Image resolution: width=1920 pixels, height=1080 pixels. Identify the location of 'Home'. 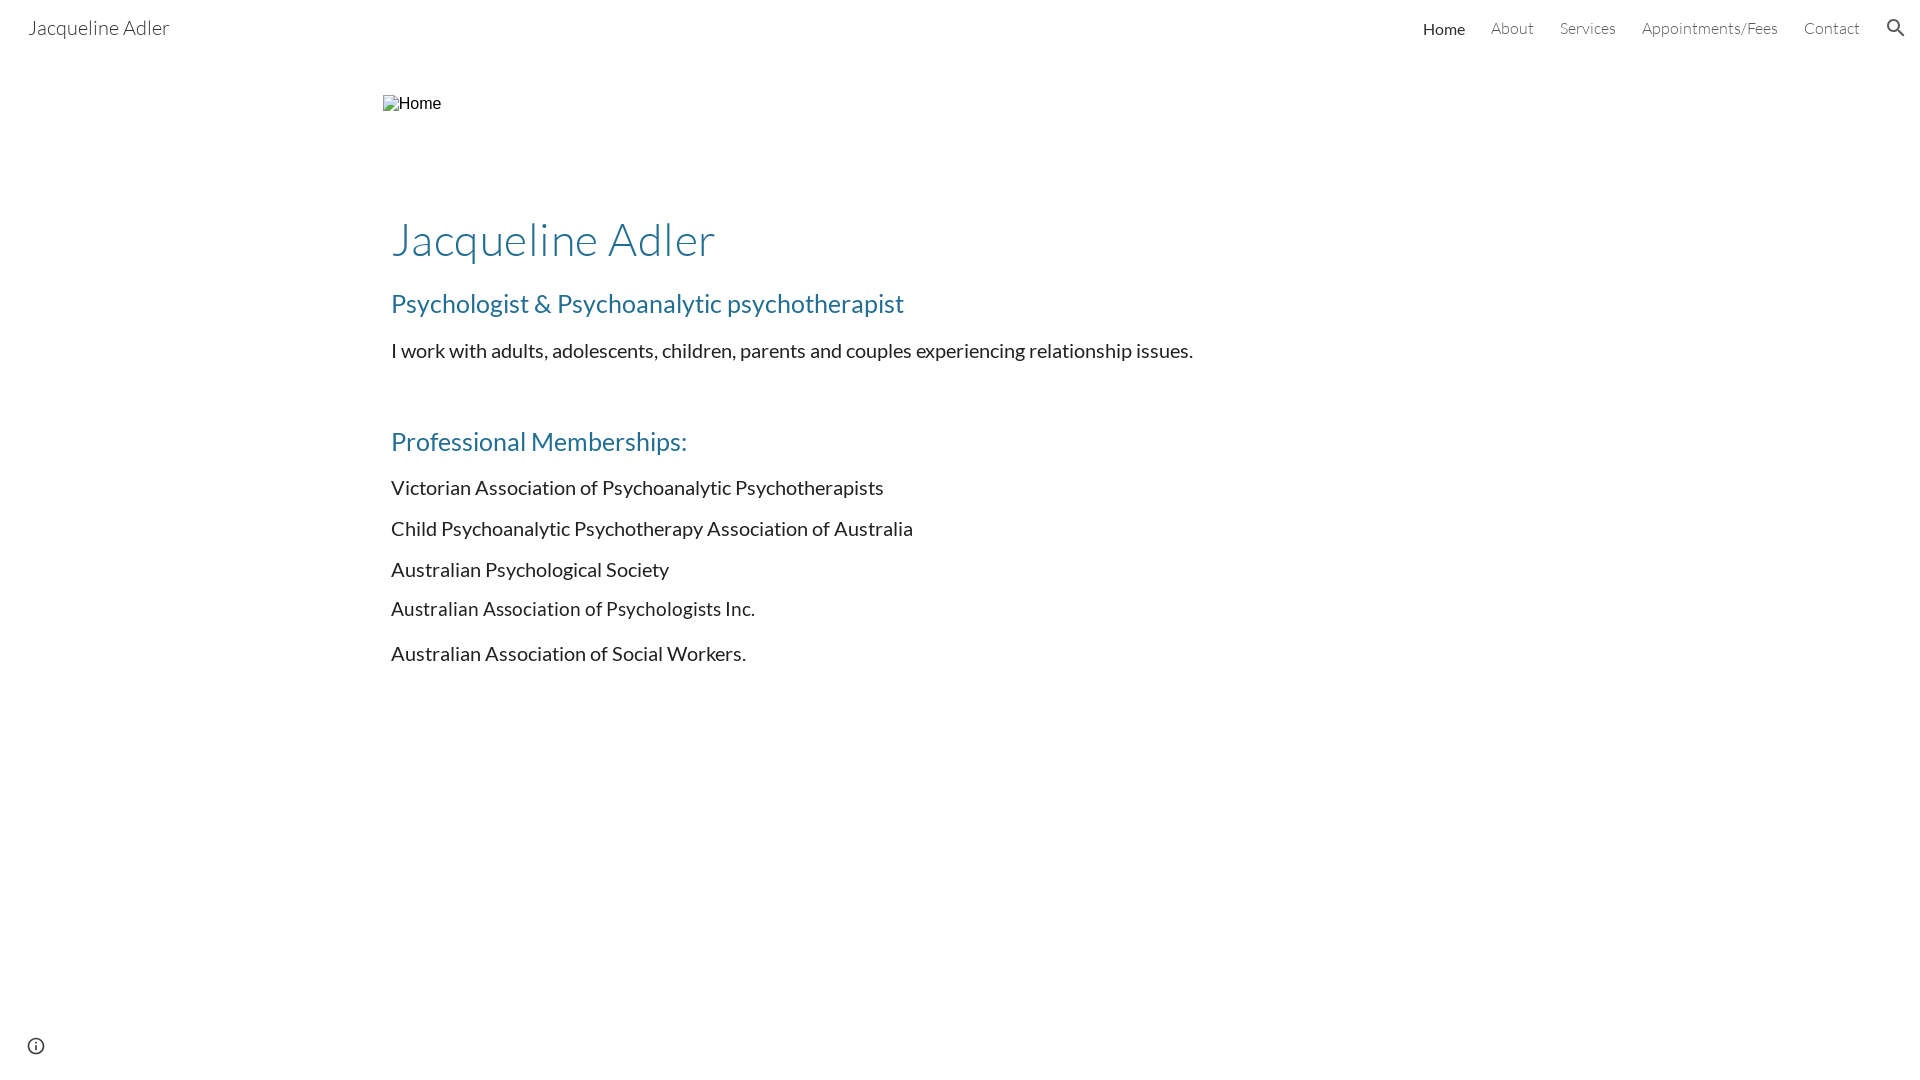
(1444, 27).